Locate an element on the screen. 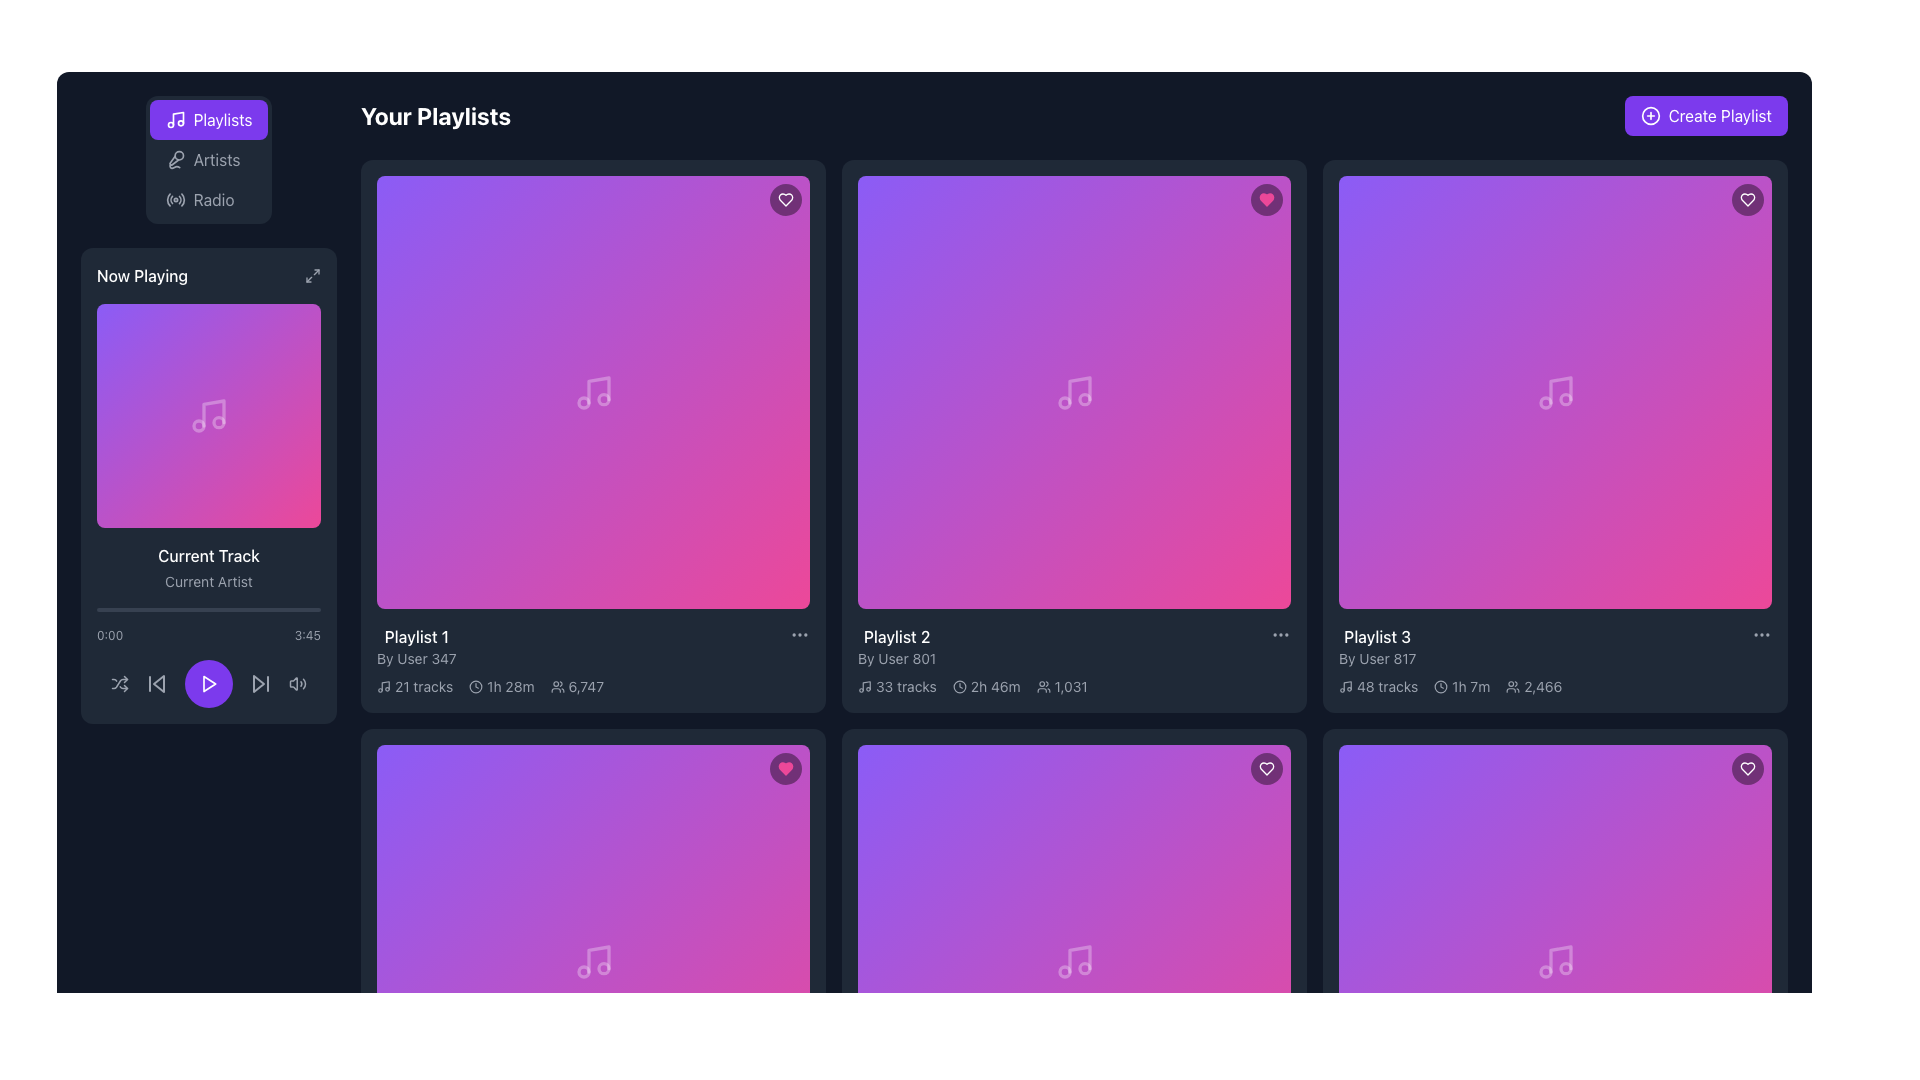  the triangular play icon, which is a minimalistic SVG graphic with a purple base and white lines, located at the bottom of the 'Now Playing' section in the left sidebar is located at coordinates (209, 682).